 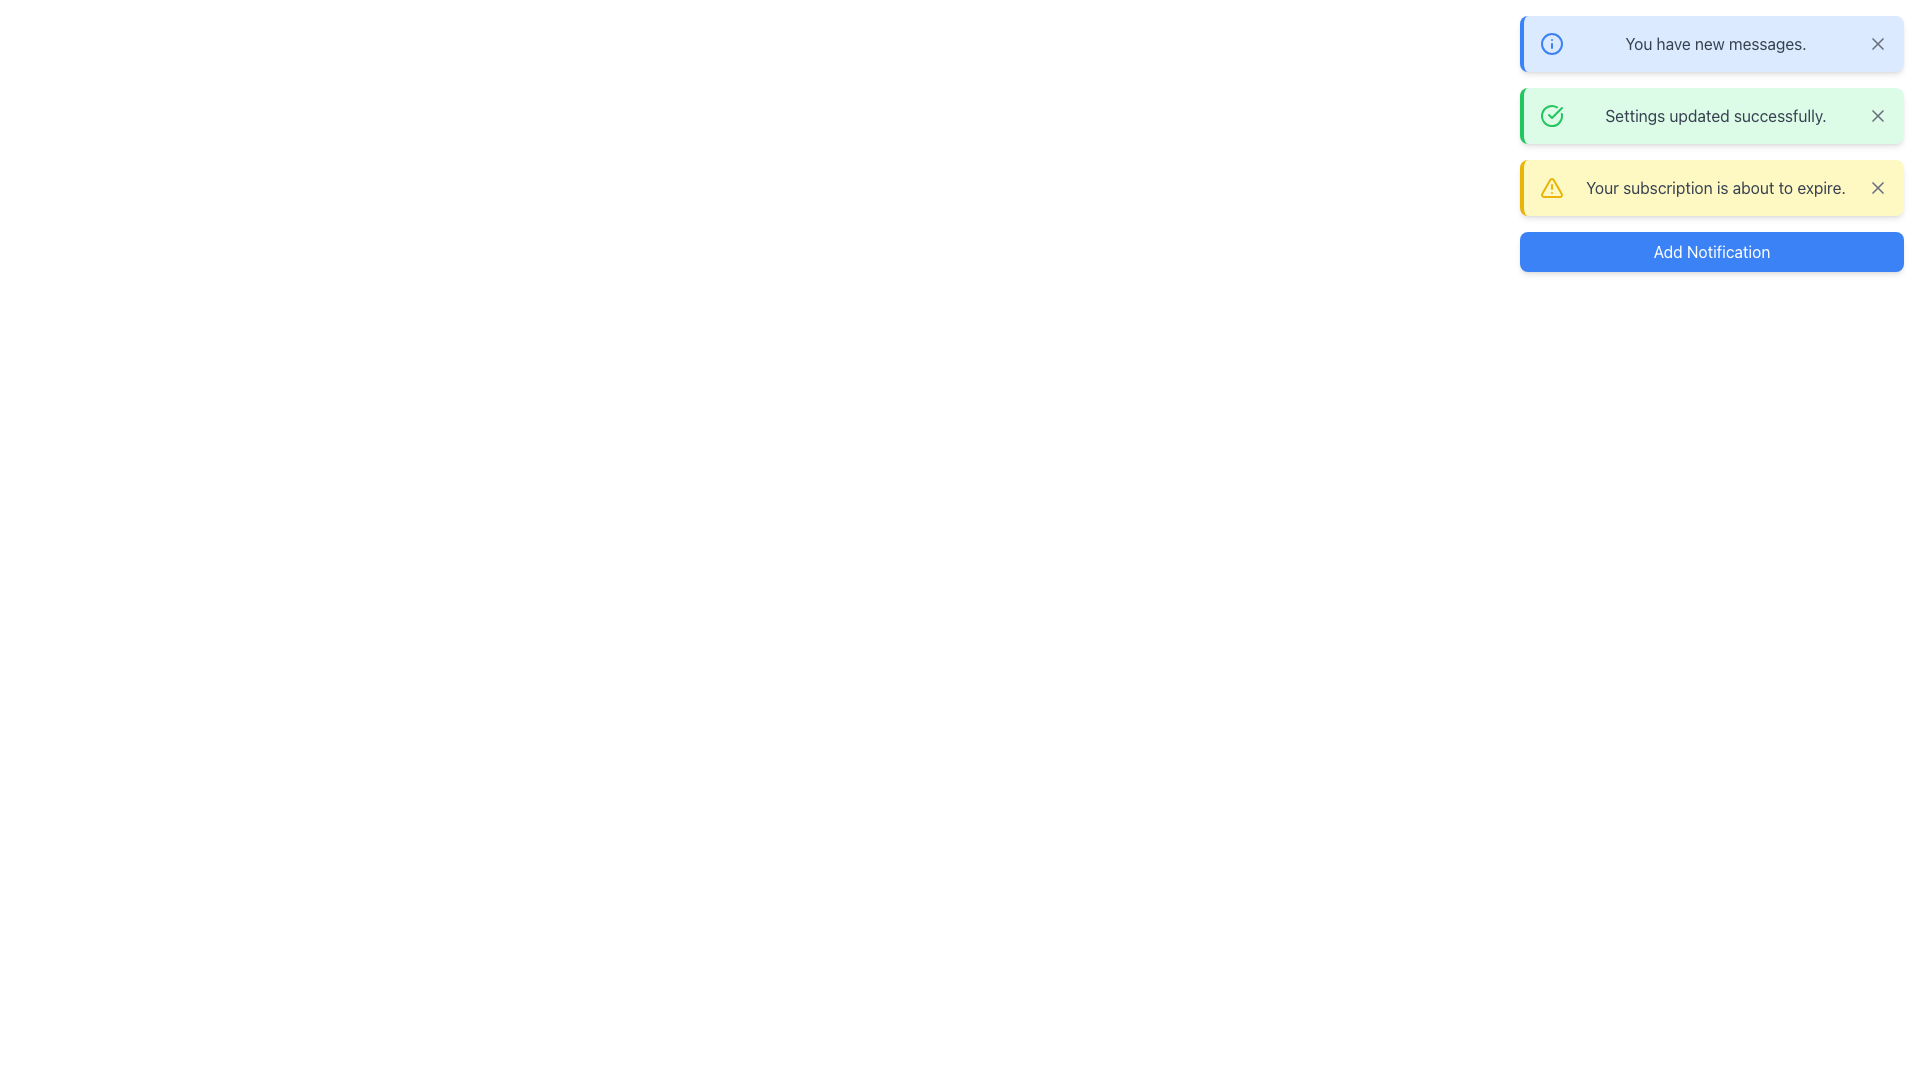 What do you see at coordinates (1550, 43) in the screenshot?
I see `the information icon located on the left side of the notification box that contains the message 'You have new messages.'` at bounding box center [1550, 43].